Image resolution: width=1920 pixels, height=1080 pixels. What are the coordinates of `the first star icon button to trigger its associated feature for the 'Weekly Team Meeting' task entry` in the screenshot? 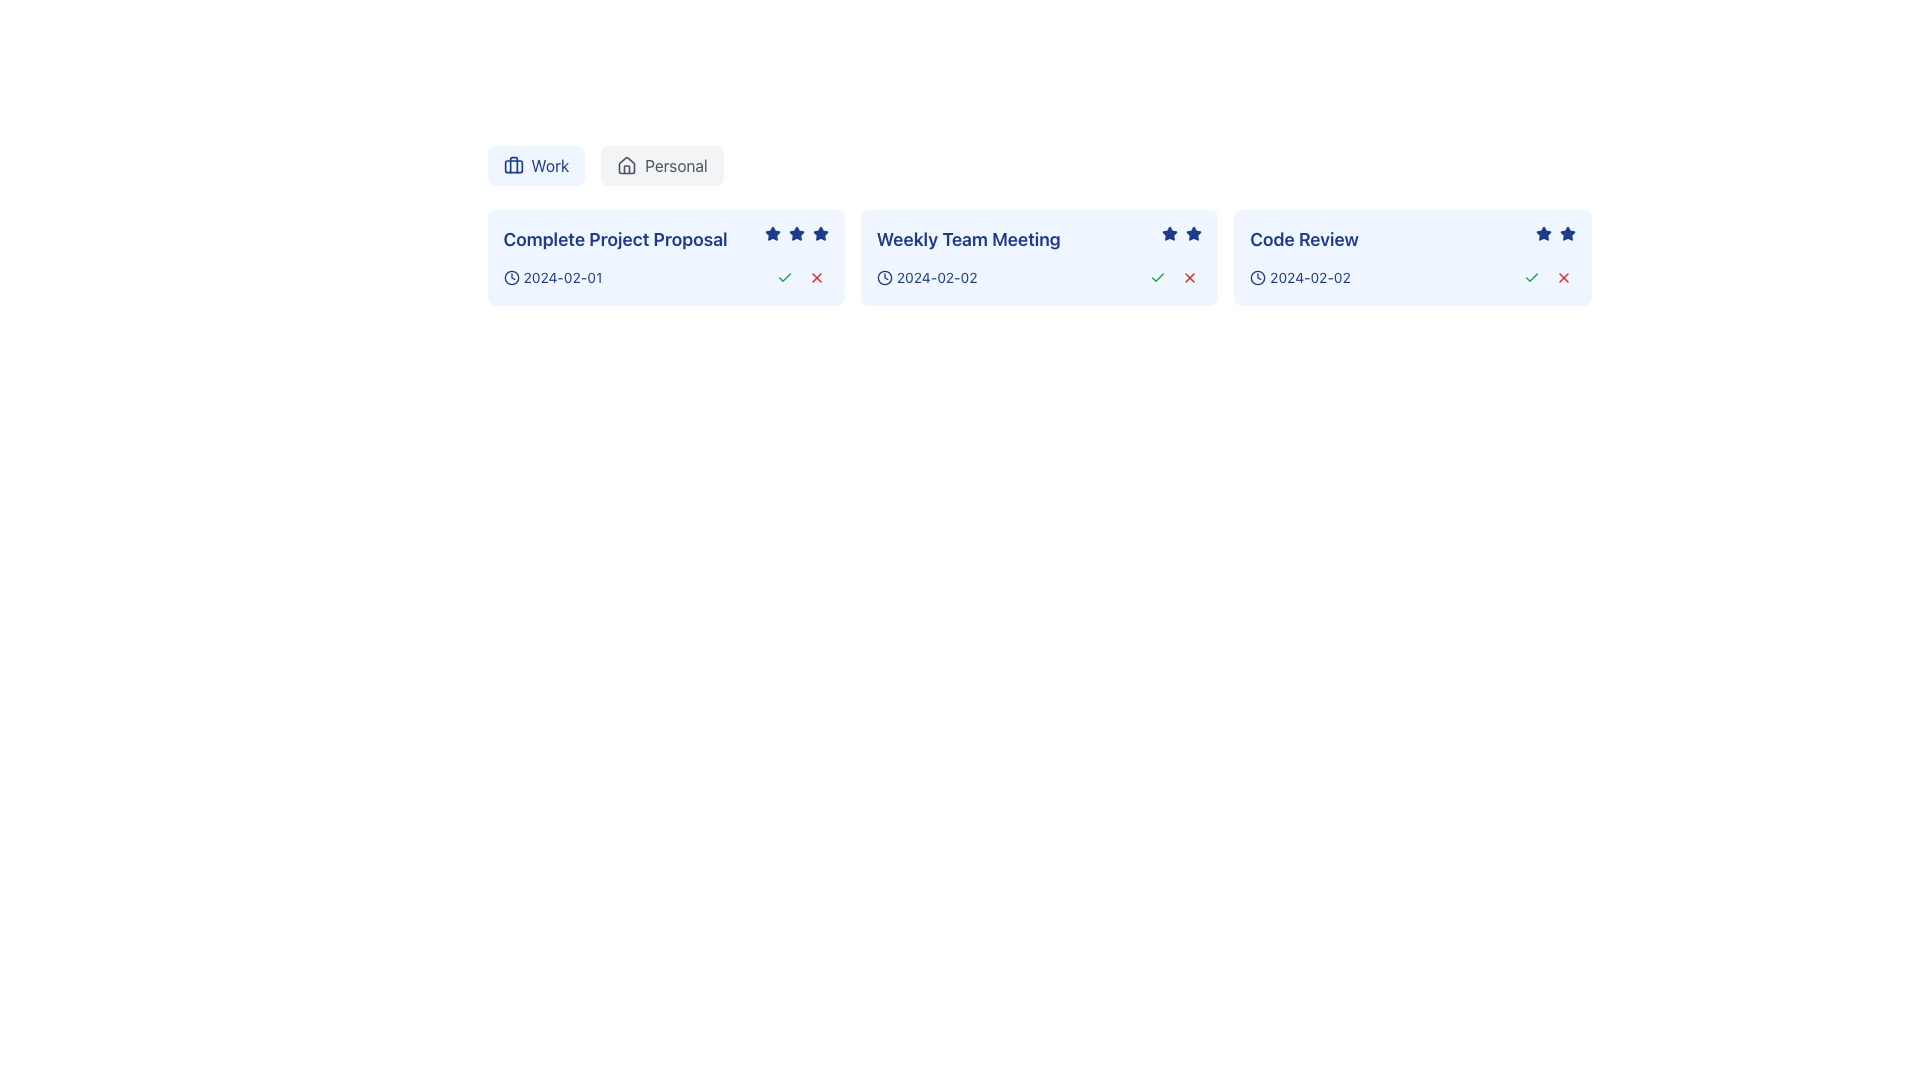 It's located at (1170, 233).